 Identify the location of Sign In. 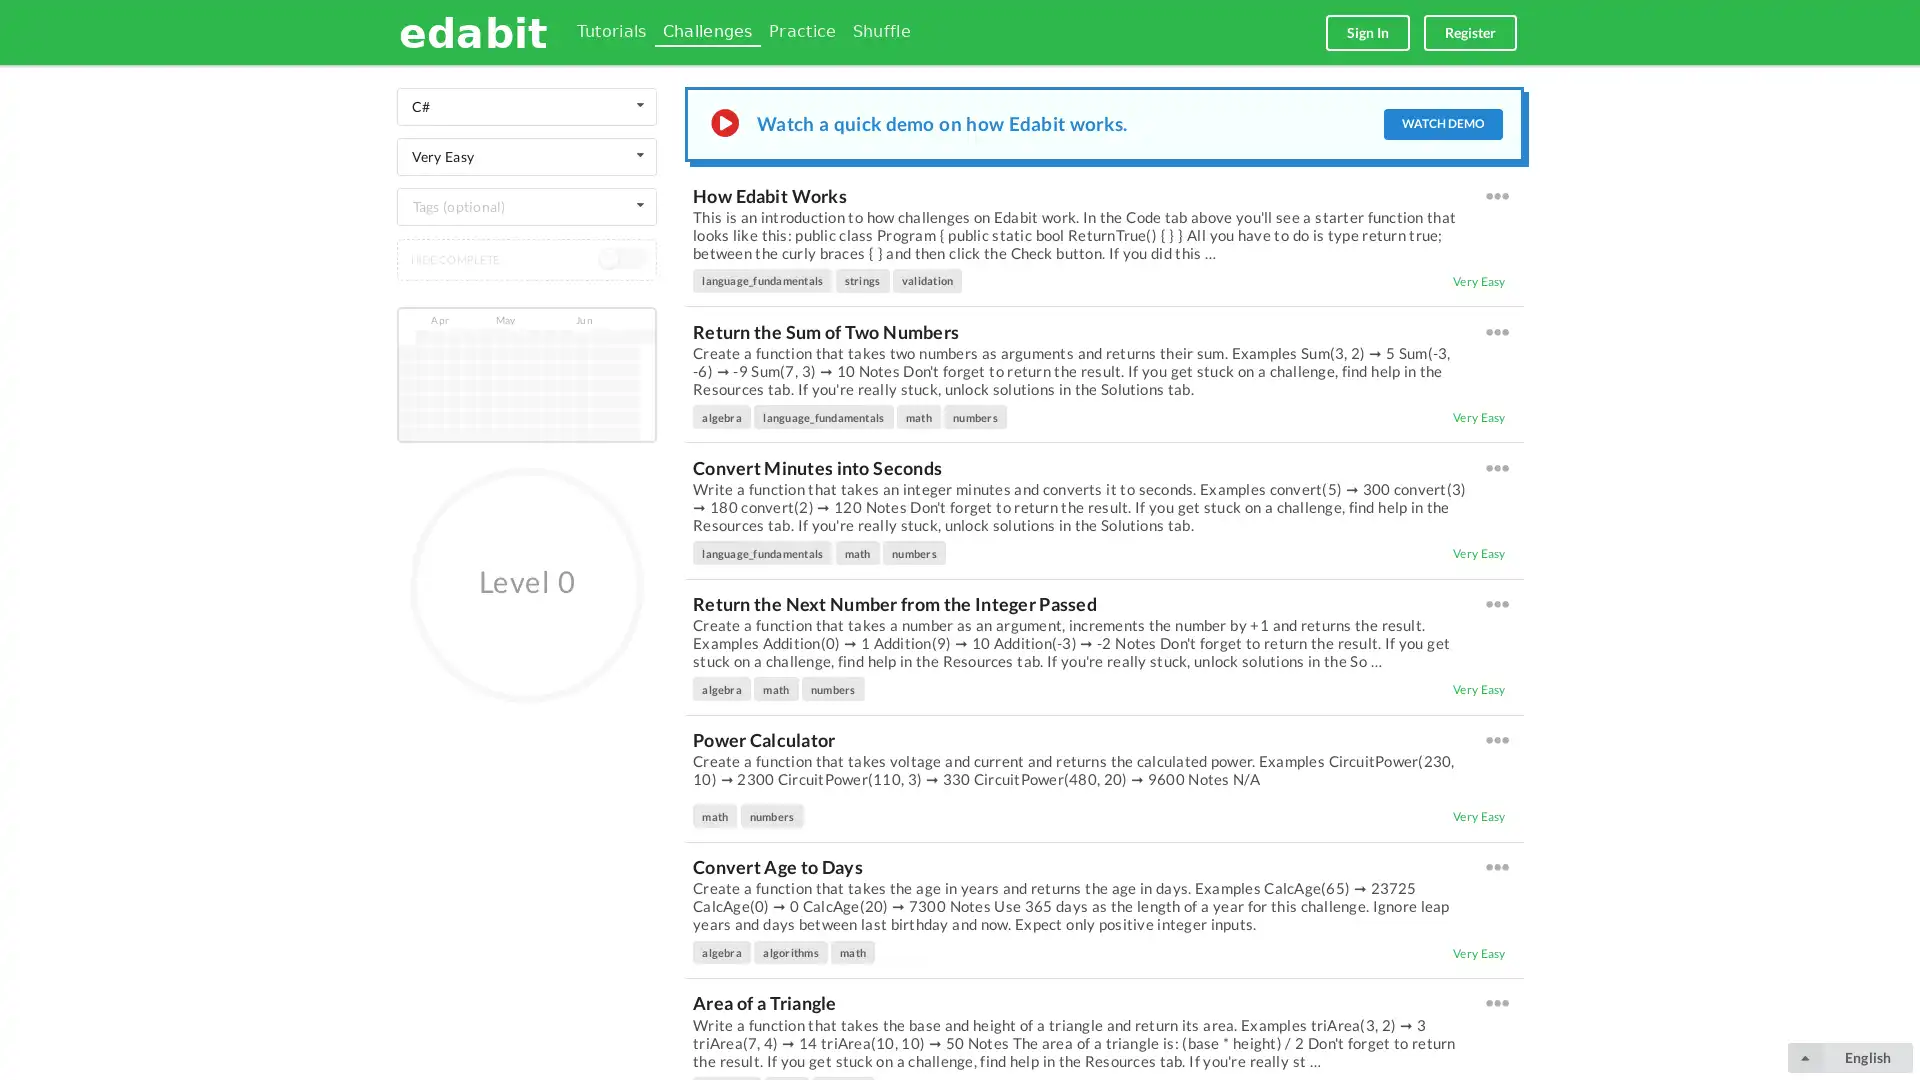
(1366, 31).